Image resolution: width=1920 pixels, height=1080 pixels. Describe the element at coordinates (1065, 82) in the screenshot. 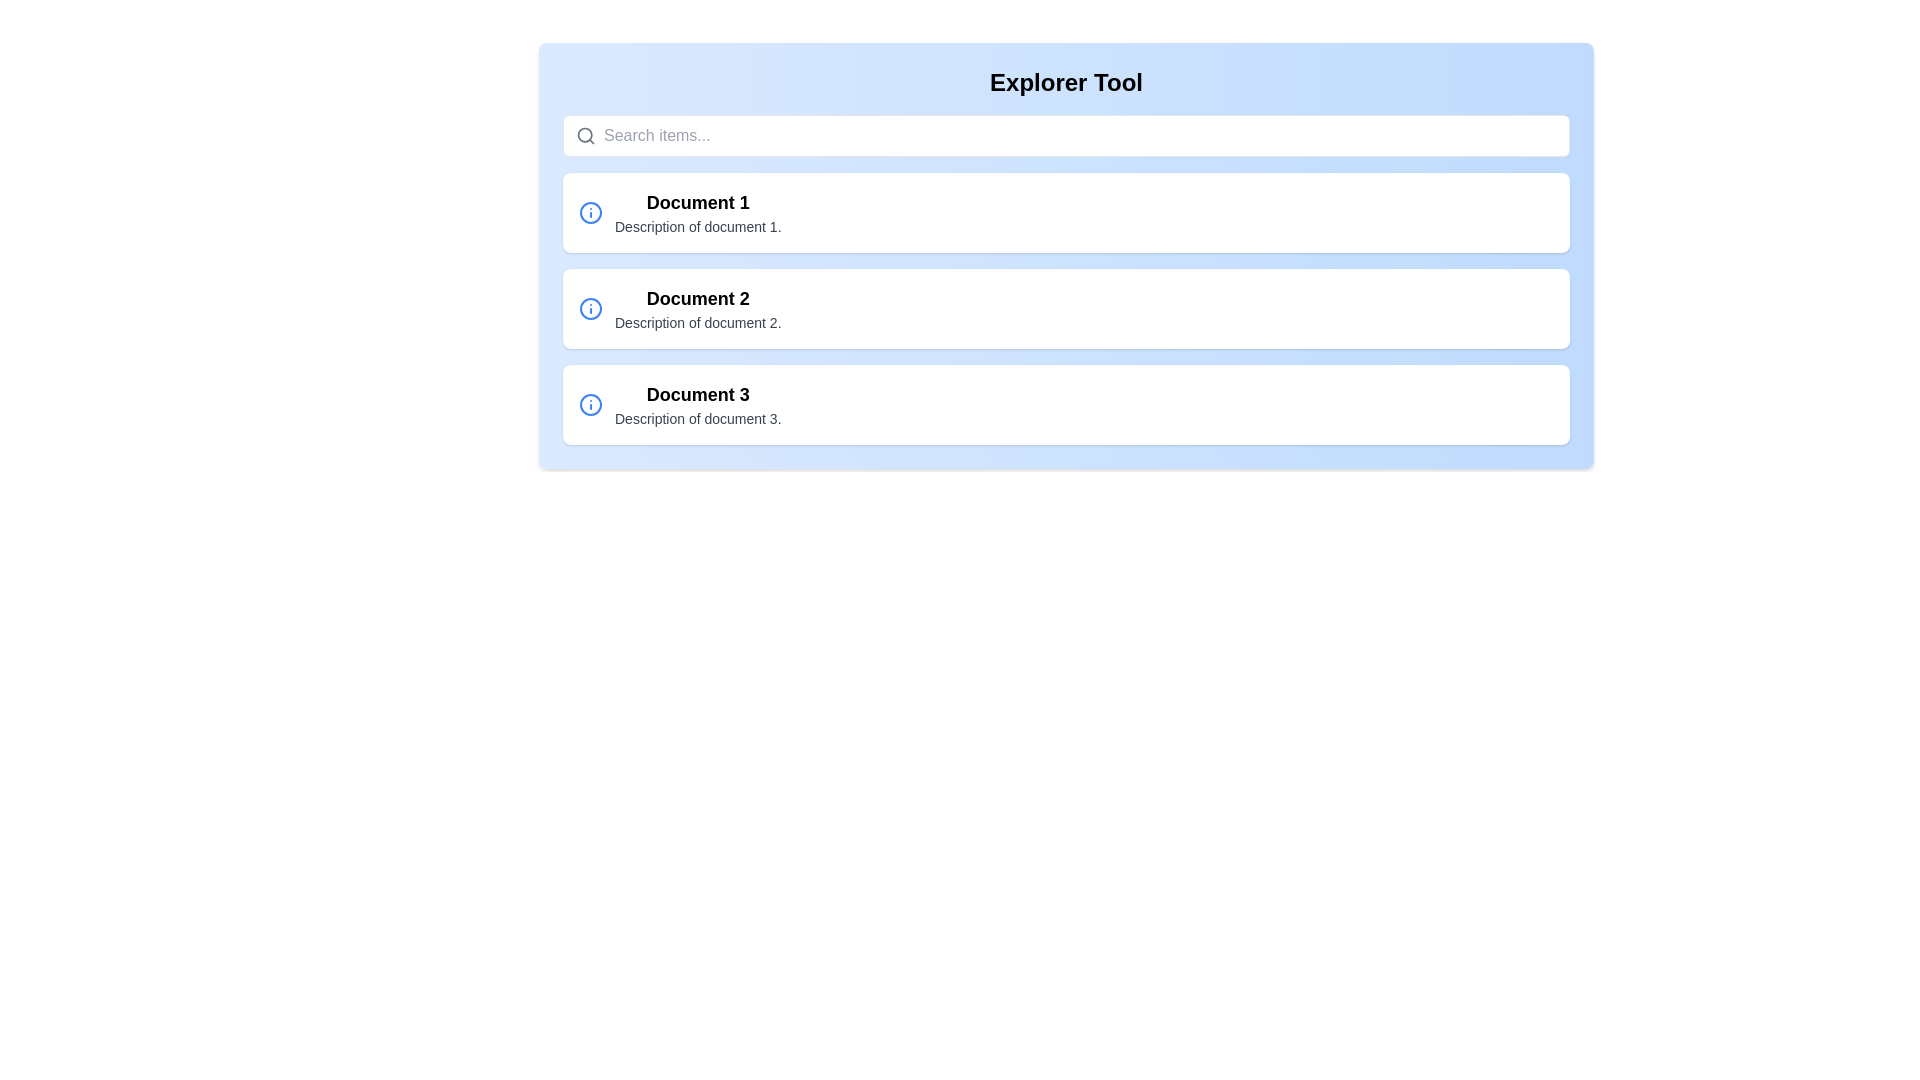

I see `the 'Explorer Tool' text label, which is bold and large, positioned at the top of a section with a gradient blue background` at that location.